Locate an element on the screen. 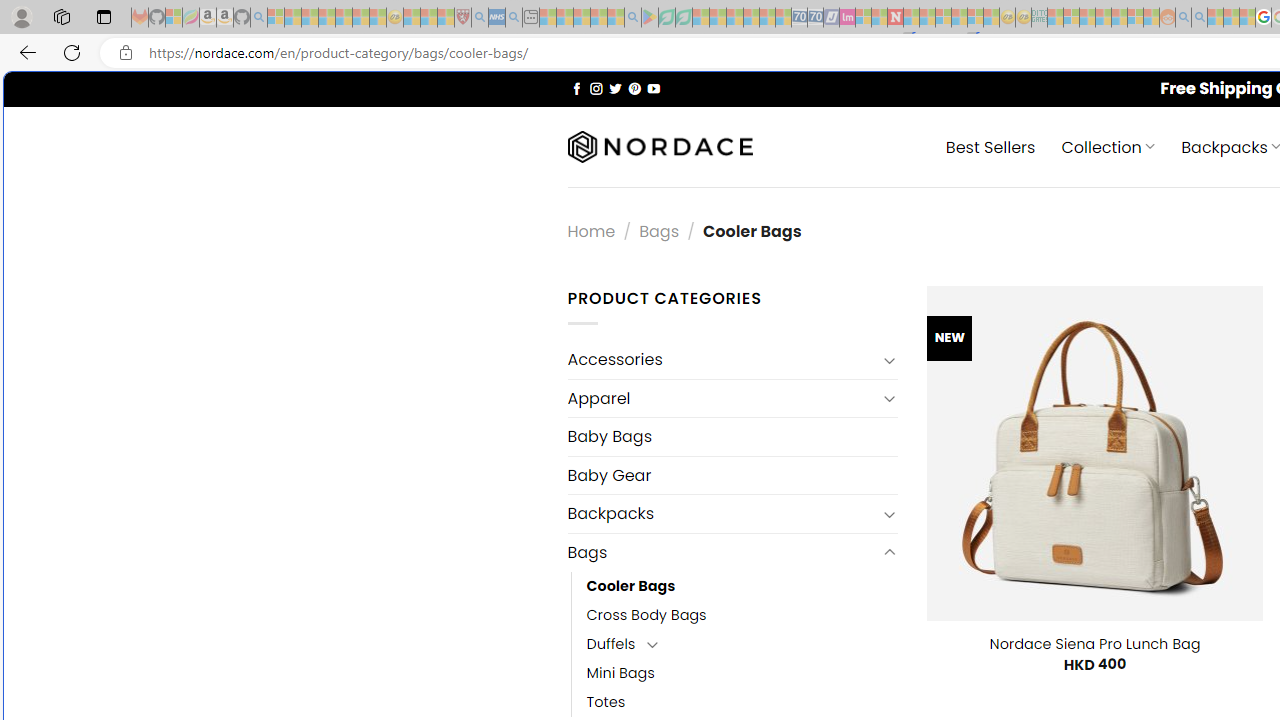 This screenshot has height=720, width=1280. 'Follow on Facebook' is located at coordinates (576, 87).